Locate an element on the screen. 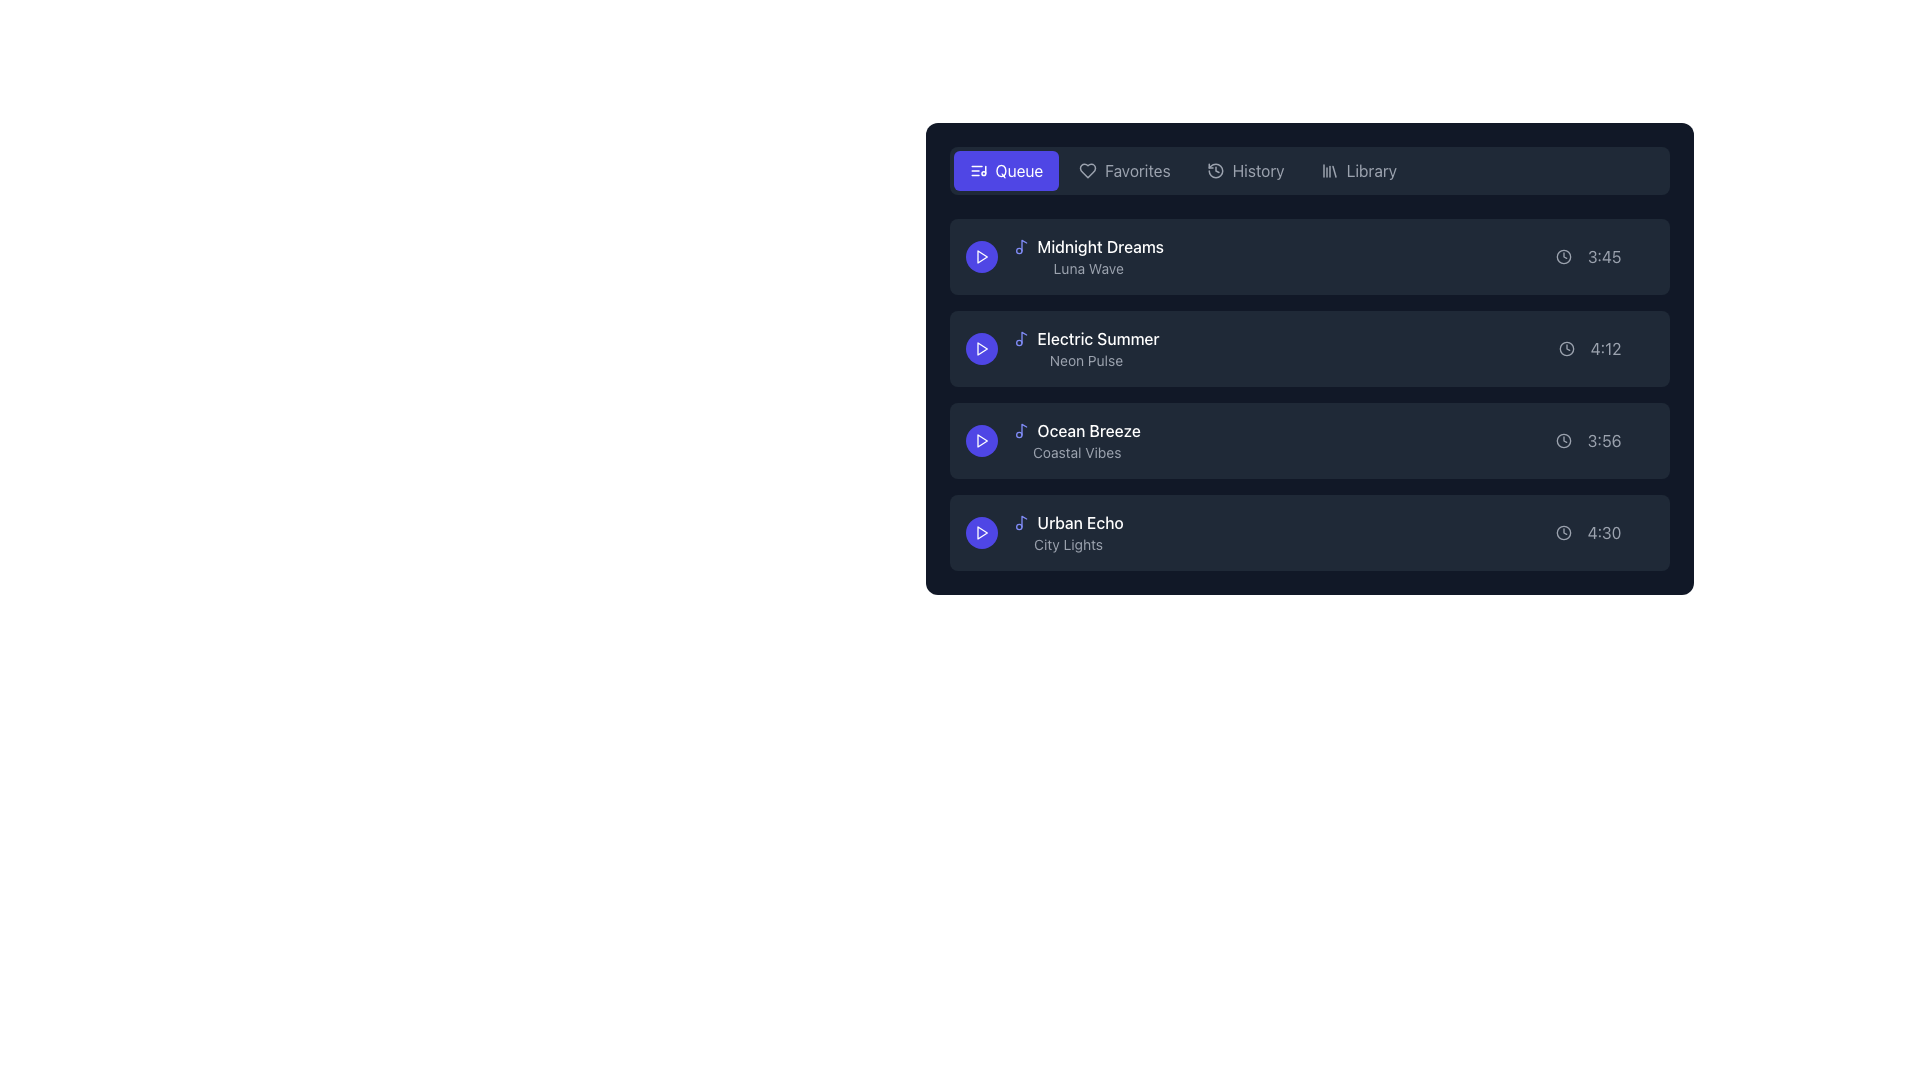 This screenshot has width=1920, height=1080. the heart-shaped icon with an outline style, located to the left of the 'Favorites' text in the navigation bar at the top of the dark-themed interface is located at coordinates (1087, 169).